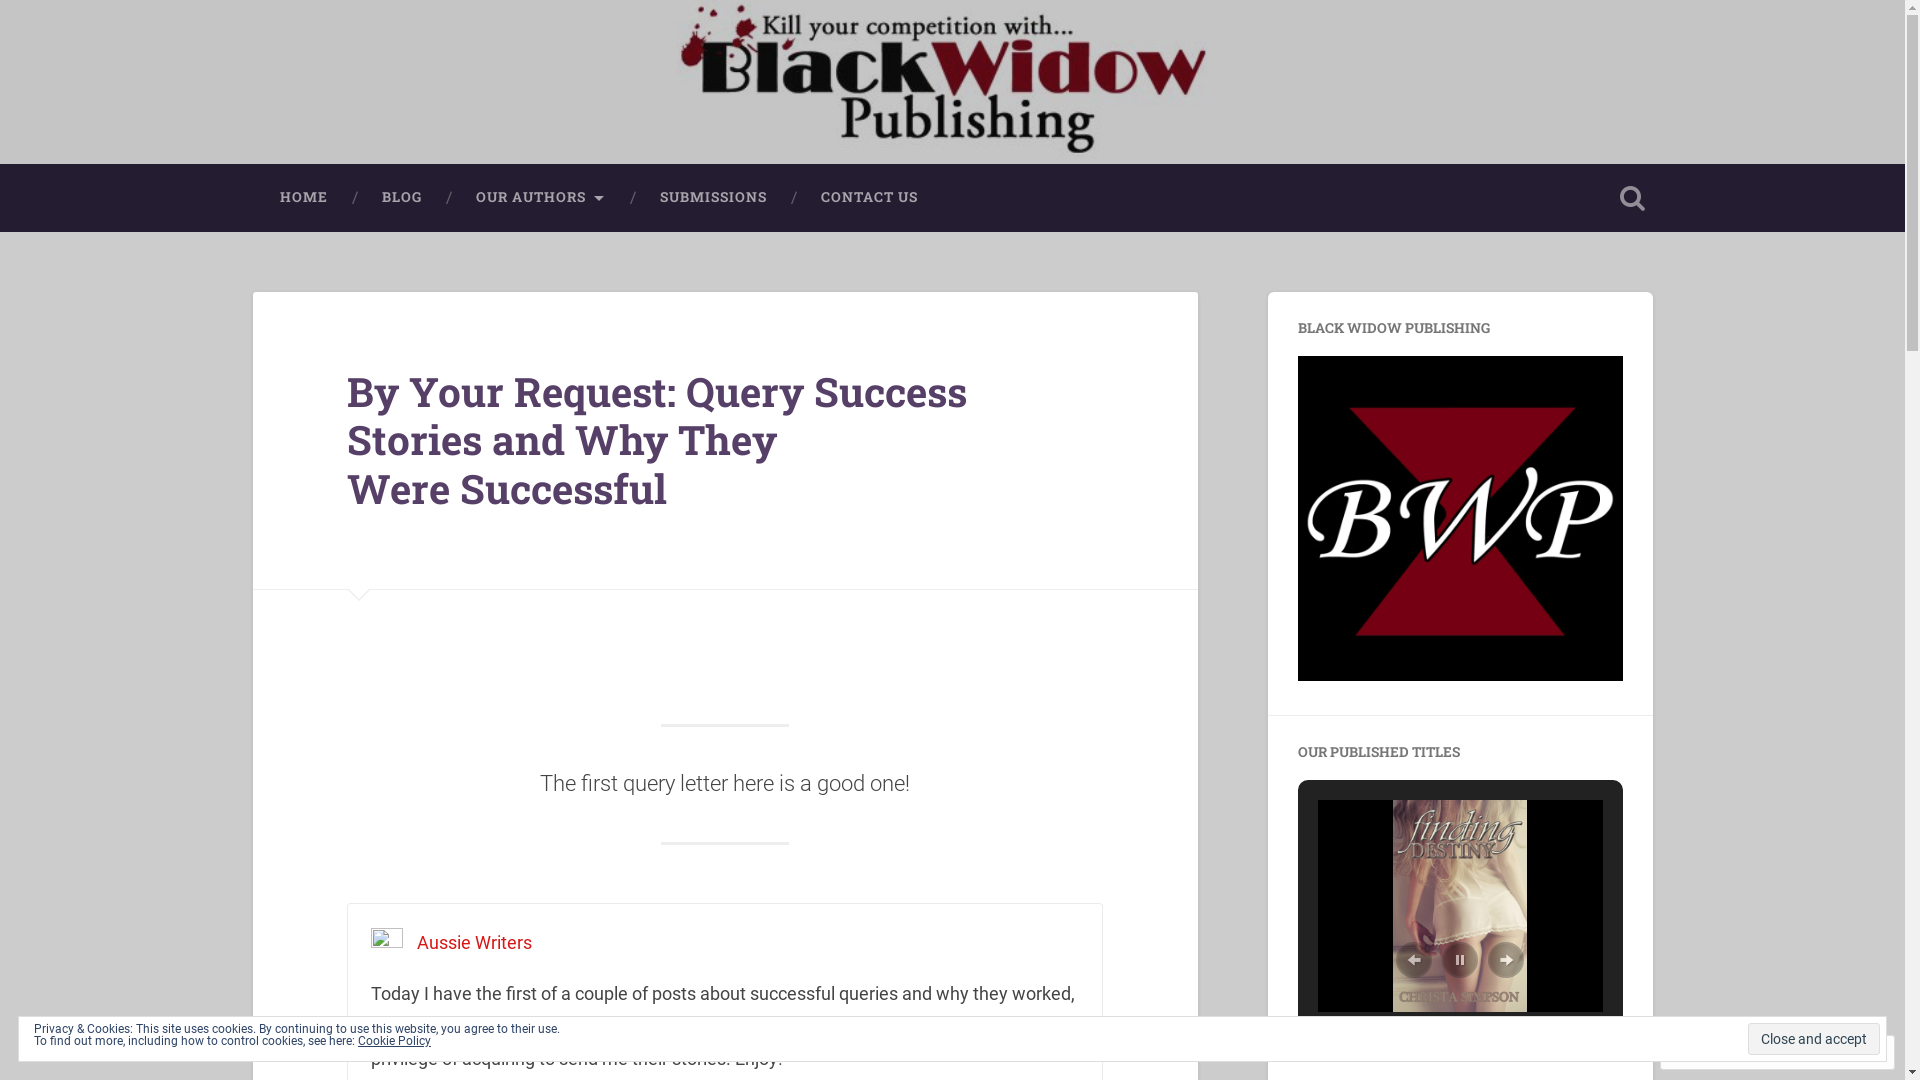  Describe the element at coordinates (1812, 1051) in the screenshot. I see `'Follow'` at that location.